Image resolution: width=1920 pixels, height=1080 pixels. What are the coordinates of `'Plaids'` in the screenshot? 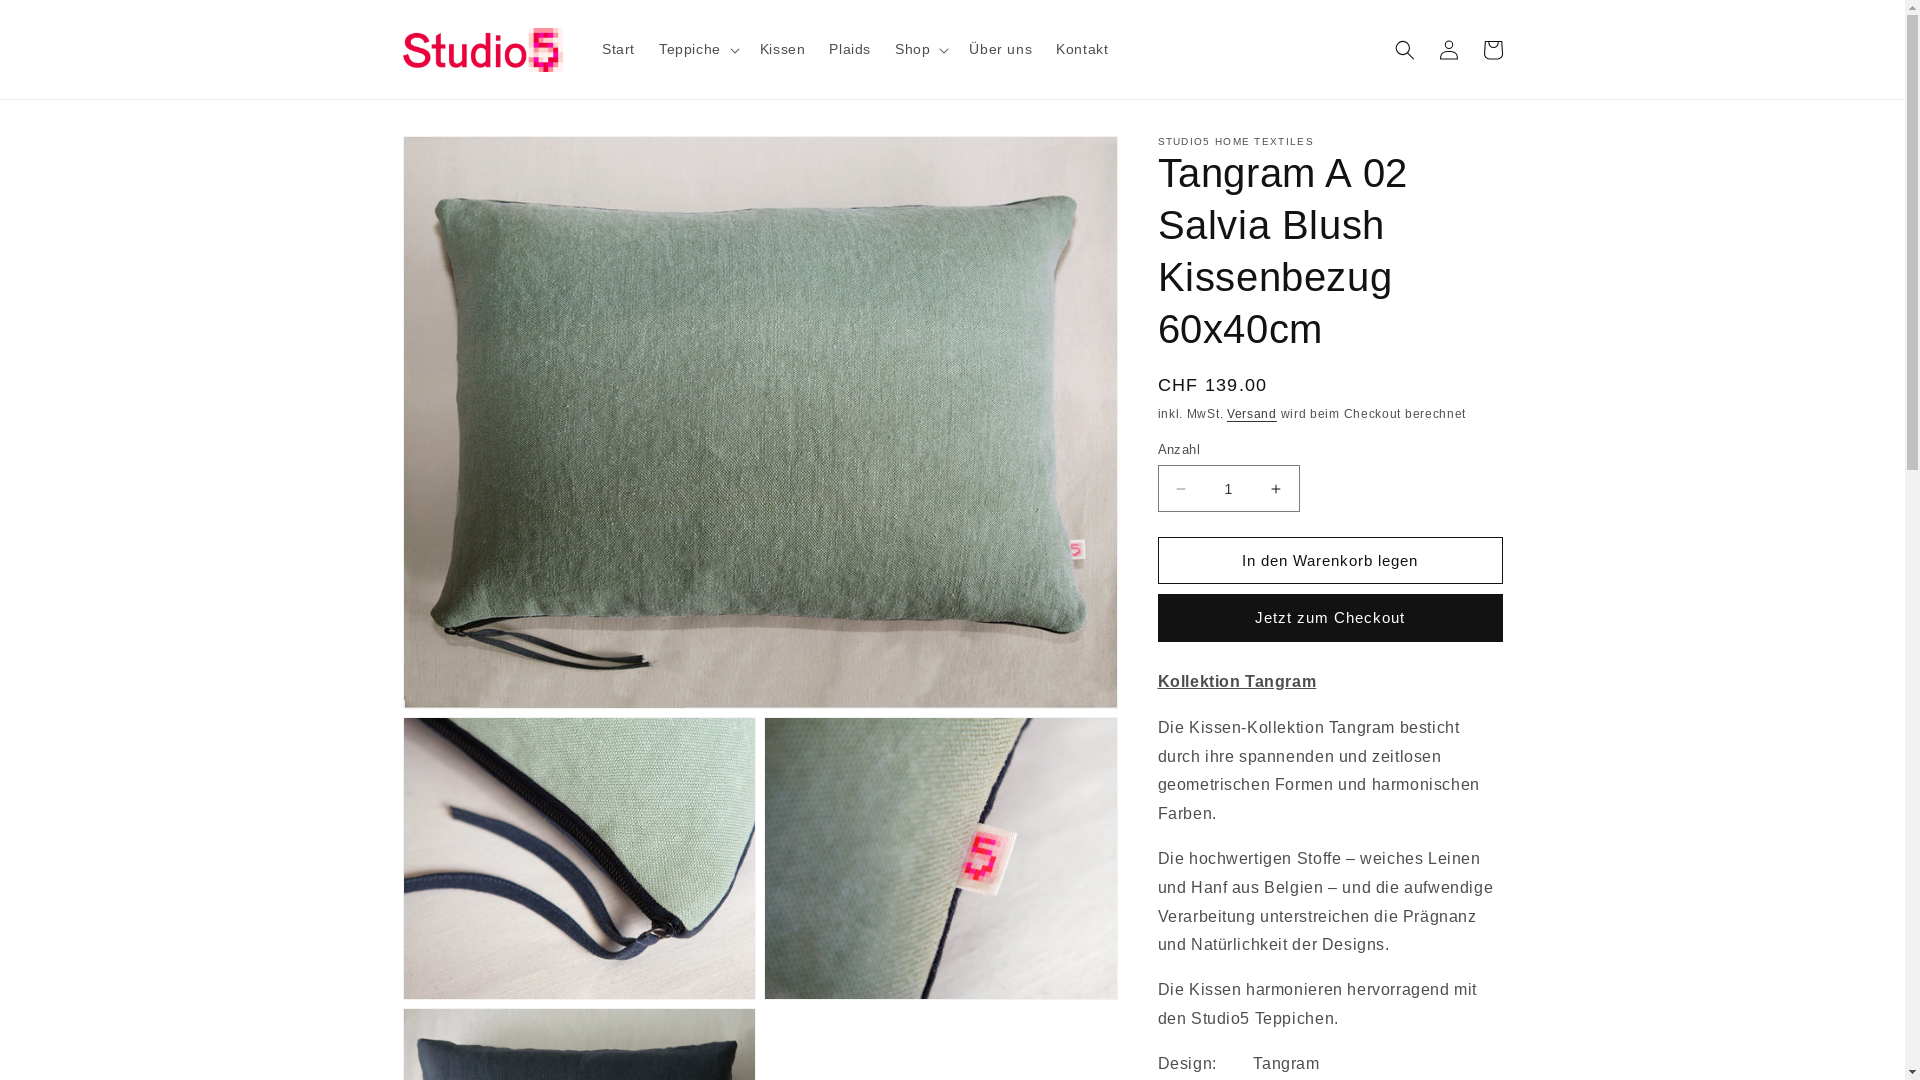 It's located at (849, 48).